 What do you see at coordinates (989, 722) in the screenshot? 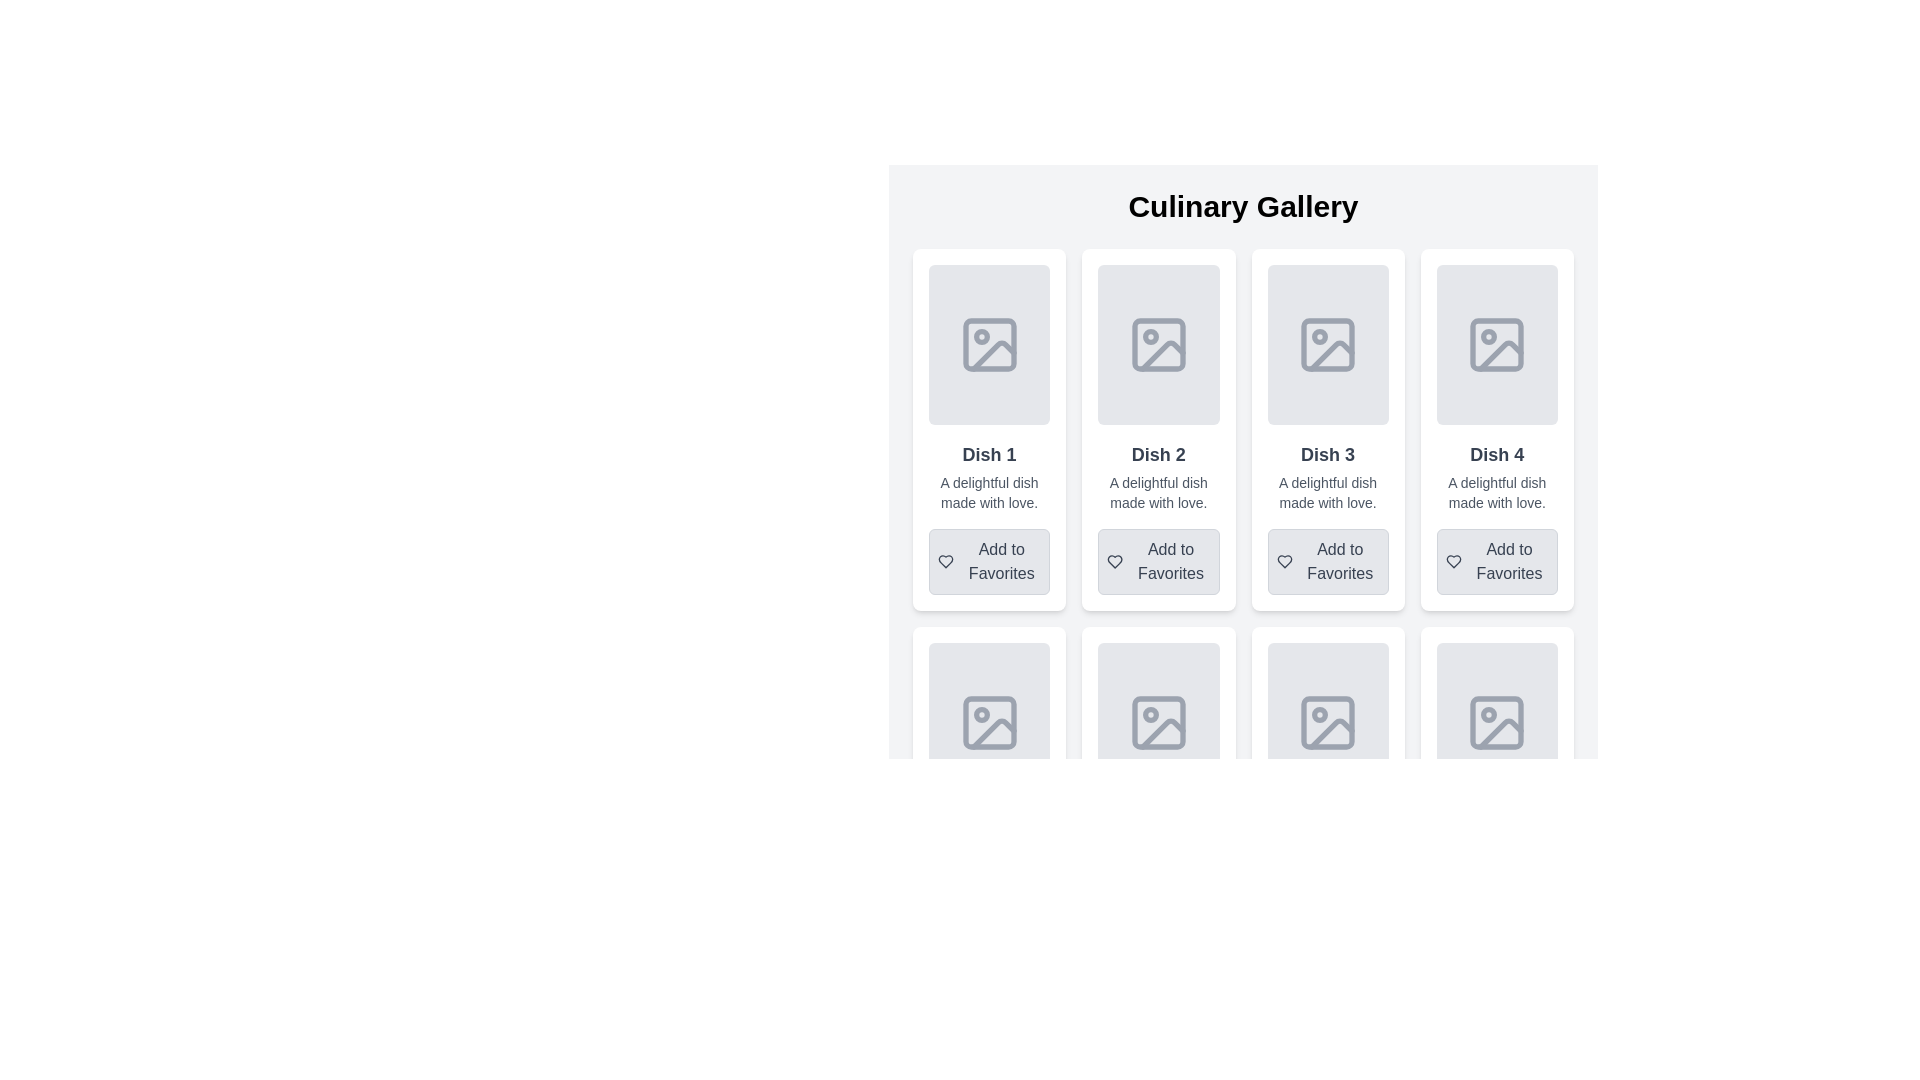
I see `the Icon in the 'Culinary Gallery' section that serves as a visual placeholder for images, which is located in the second row and first column of a grid layout` at bounding box center [989, 722].